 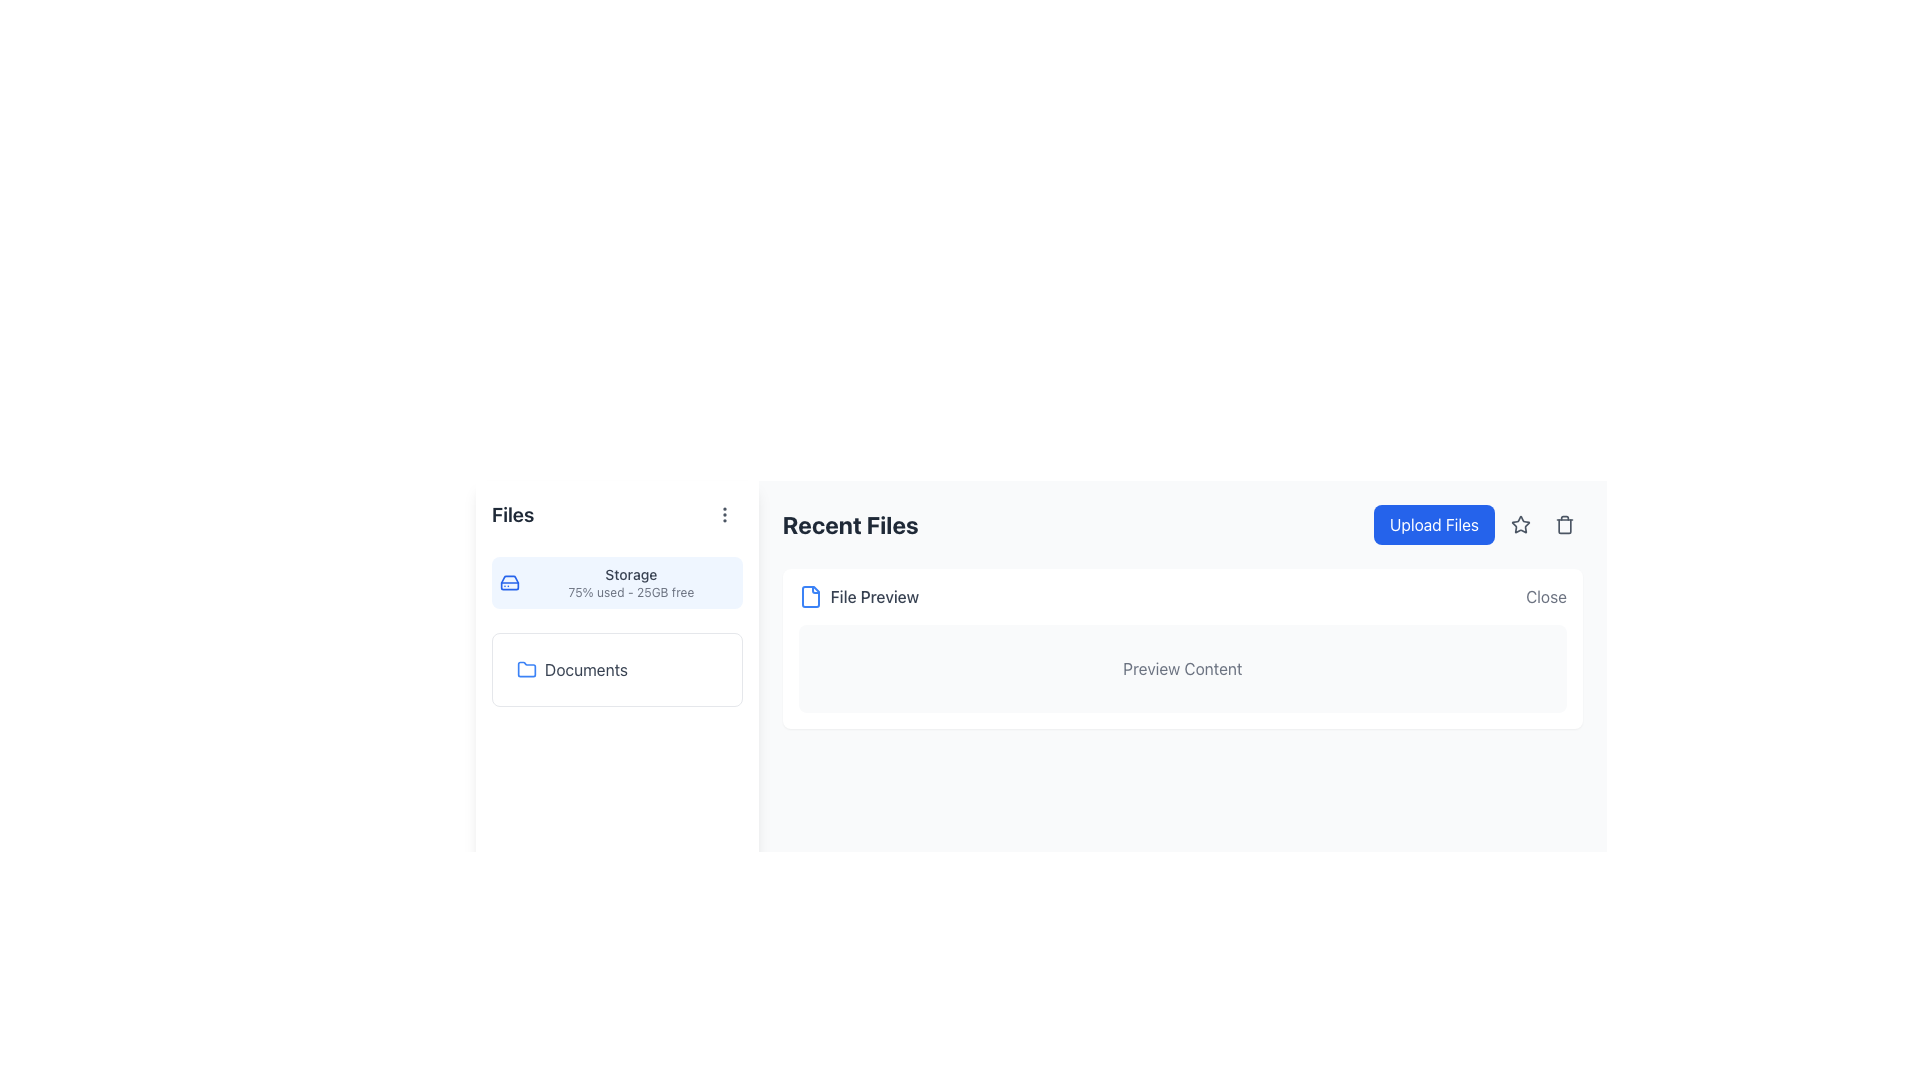 I want to click on the 'Documents' interactive list item in the sidebar, so click(x=616, y=670).